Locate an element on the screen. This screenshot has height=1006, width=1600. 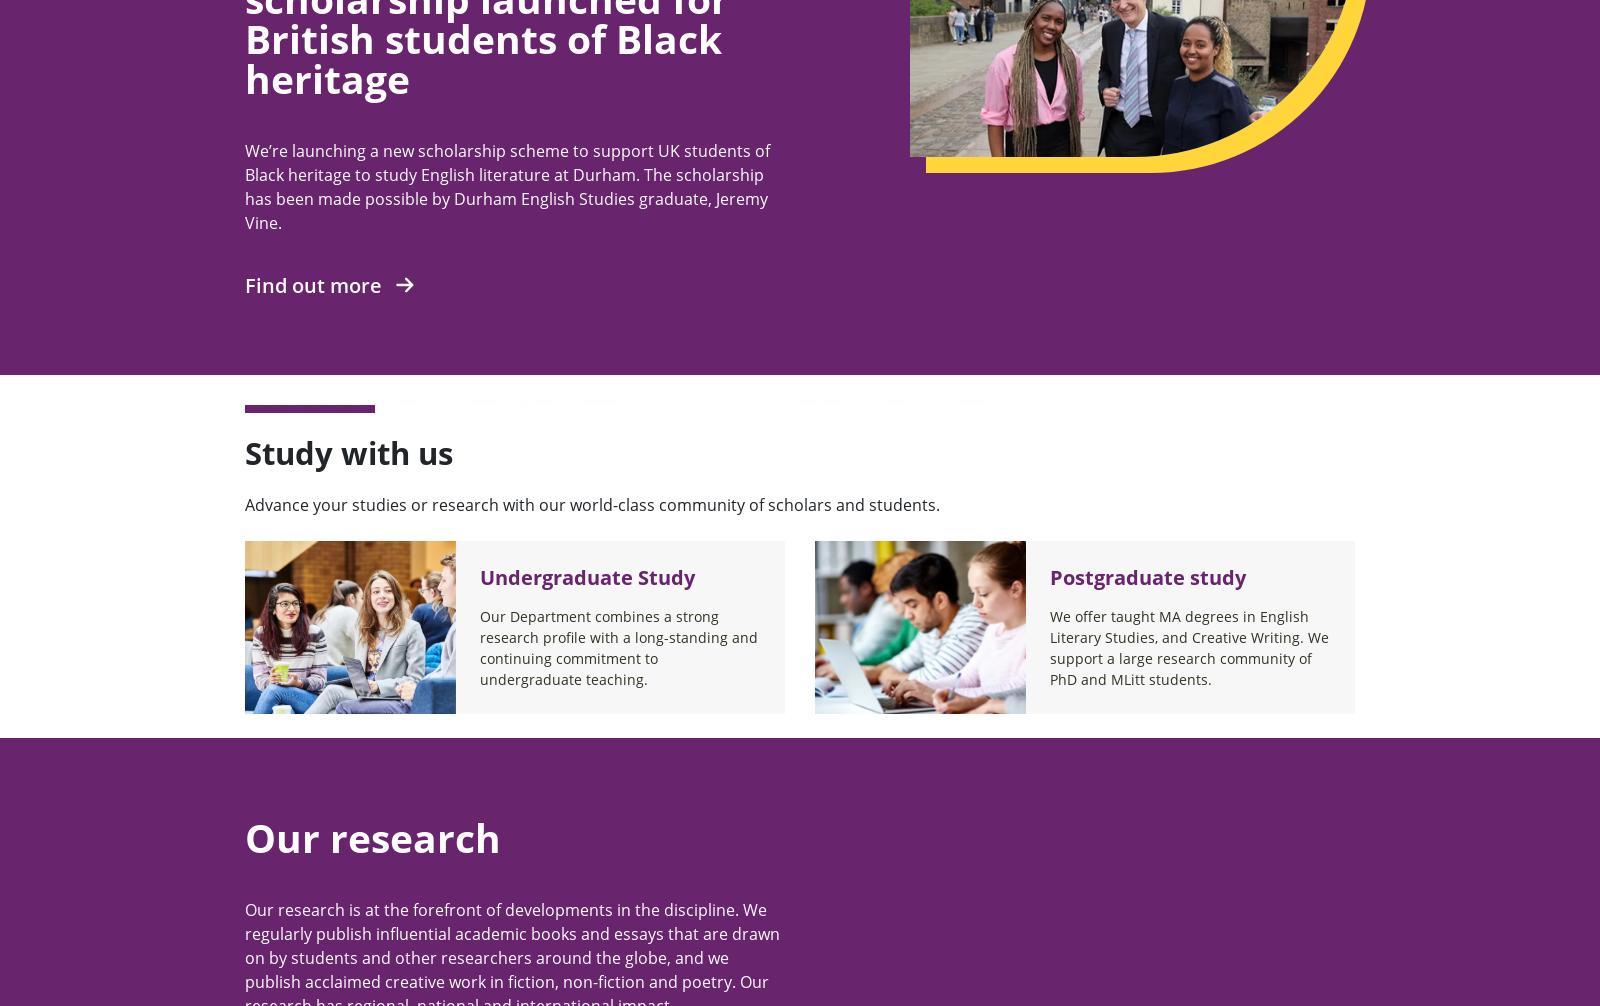
'Durham' is located at coordinates (274, 247).